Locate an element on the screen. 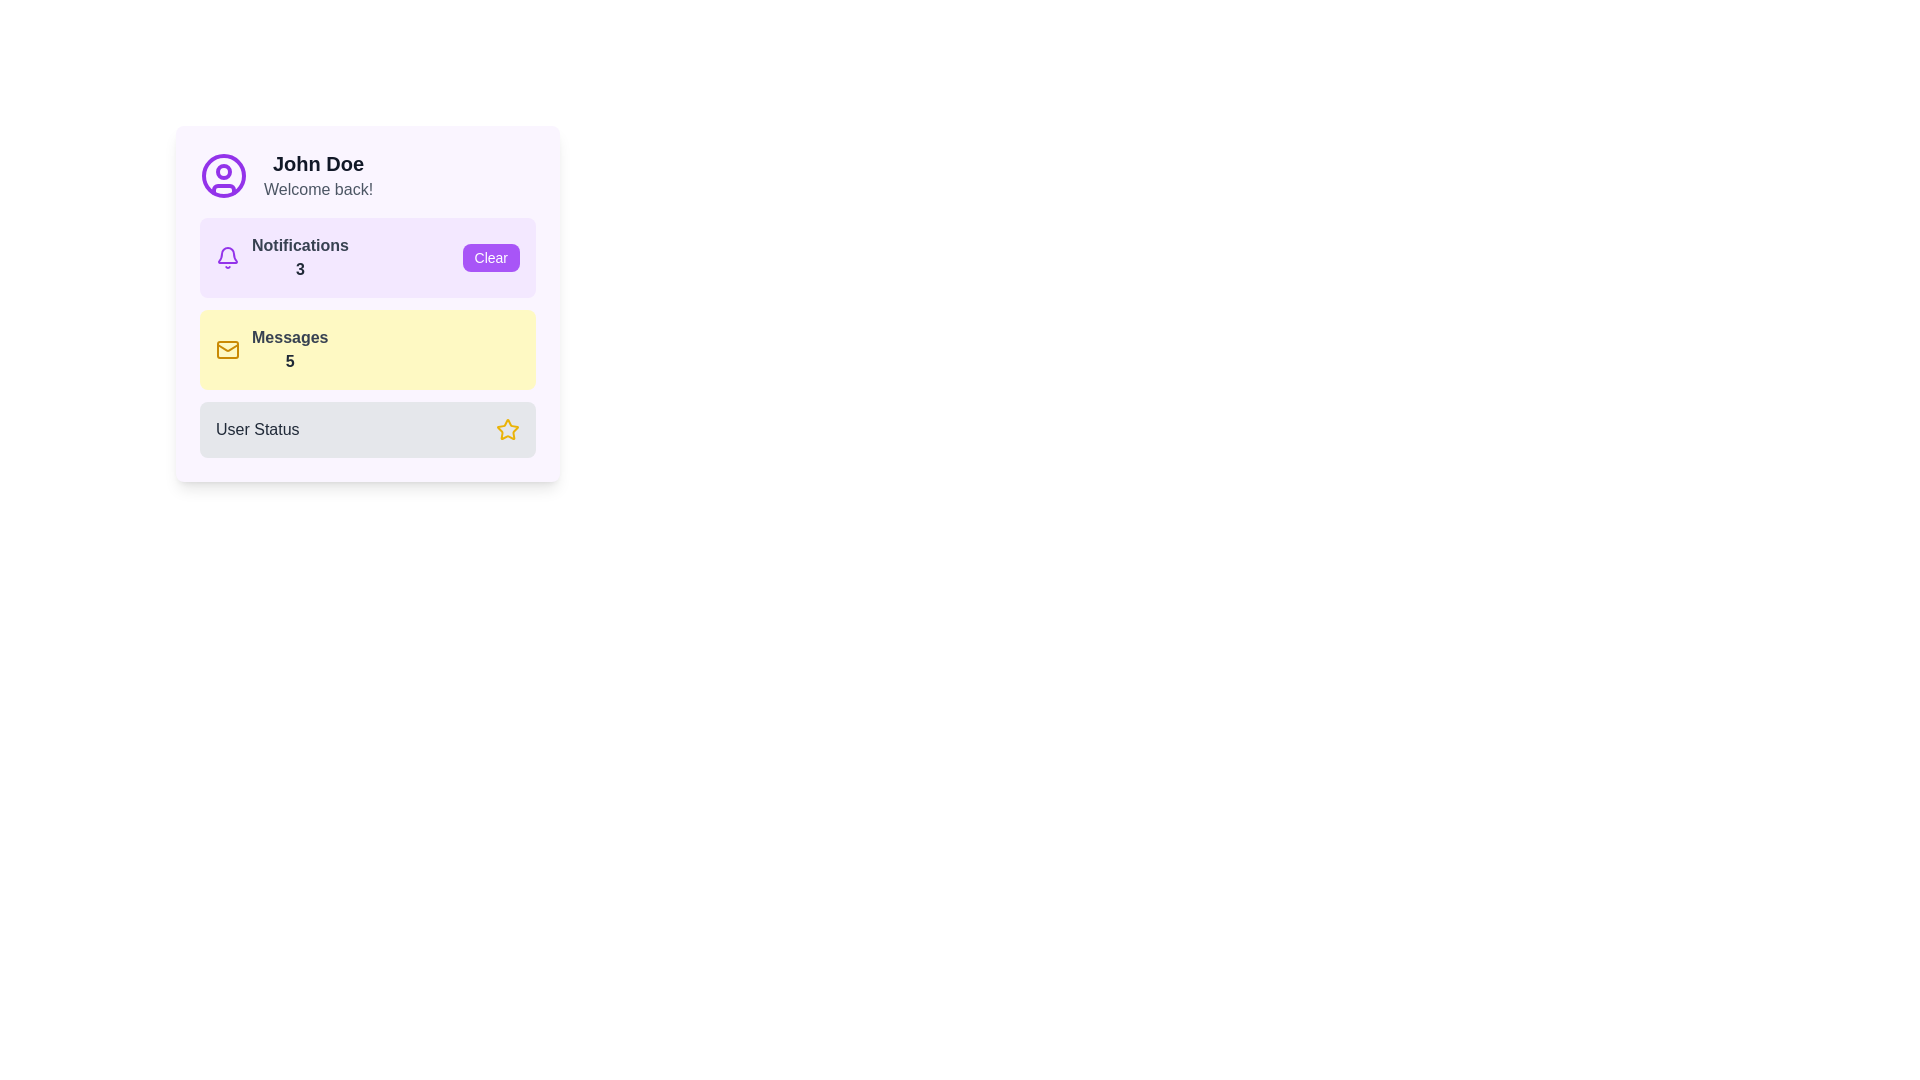 This screenshot has width=1920, height=1080. the text label displaying the number '3' in bold gray font, positioned beneath 'Notifications' is located at coordinates (299, 268).